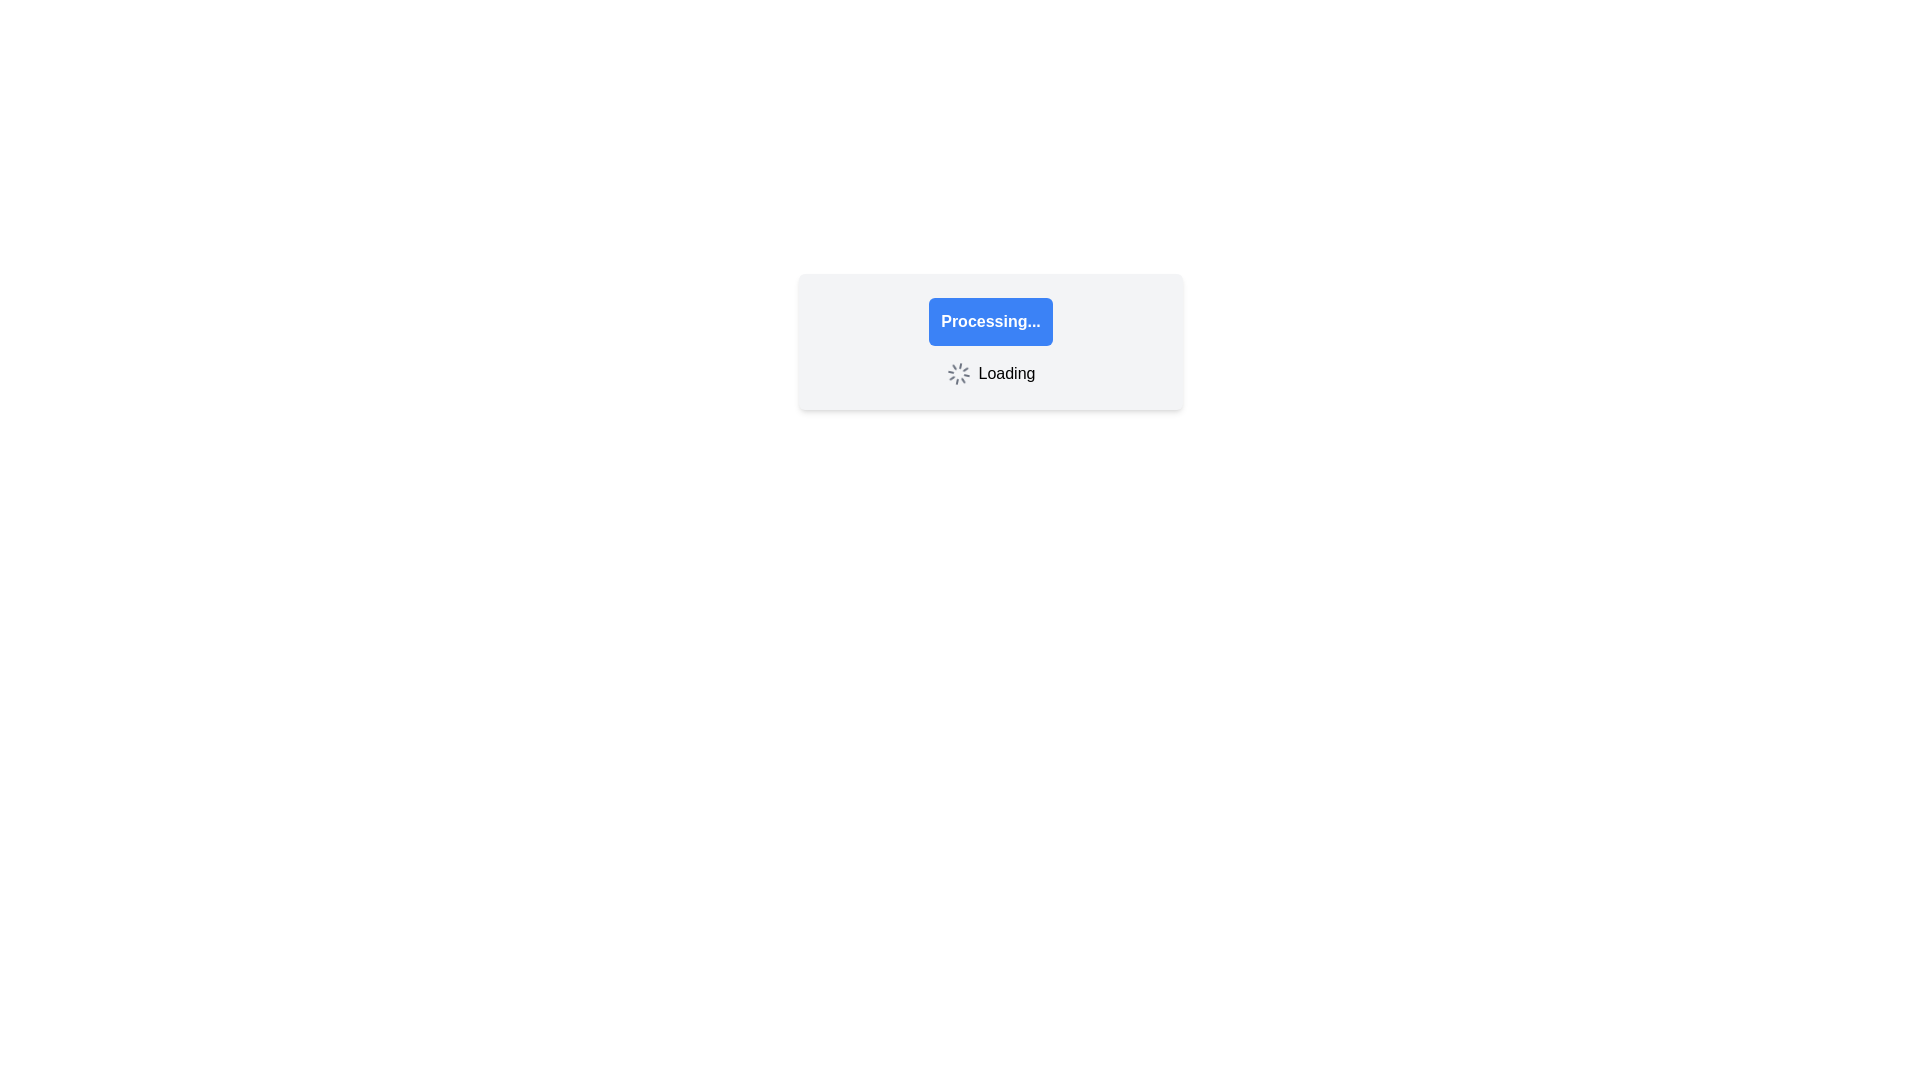  What do you see at coordinates (1007, 374) in the screenshot?
I see `the Text Label that indicates loading or processing status, positioned directly to the right of the spinner animation within the group` at bounding box center [1007, 374].